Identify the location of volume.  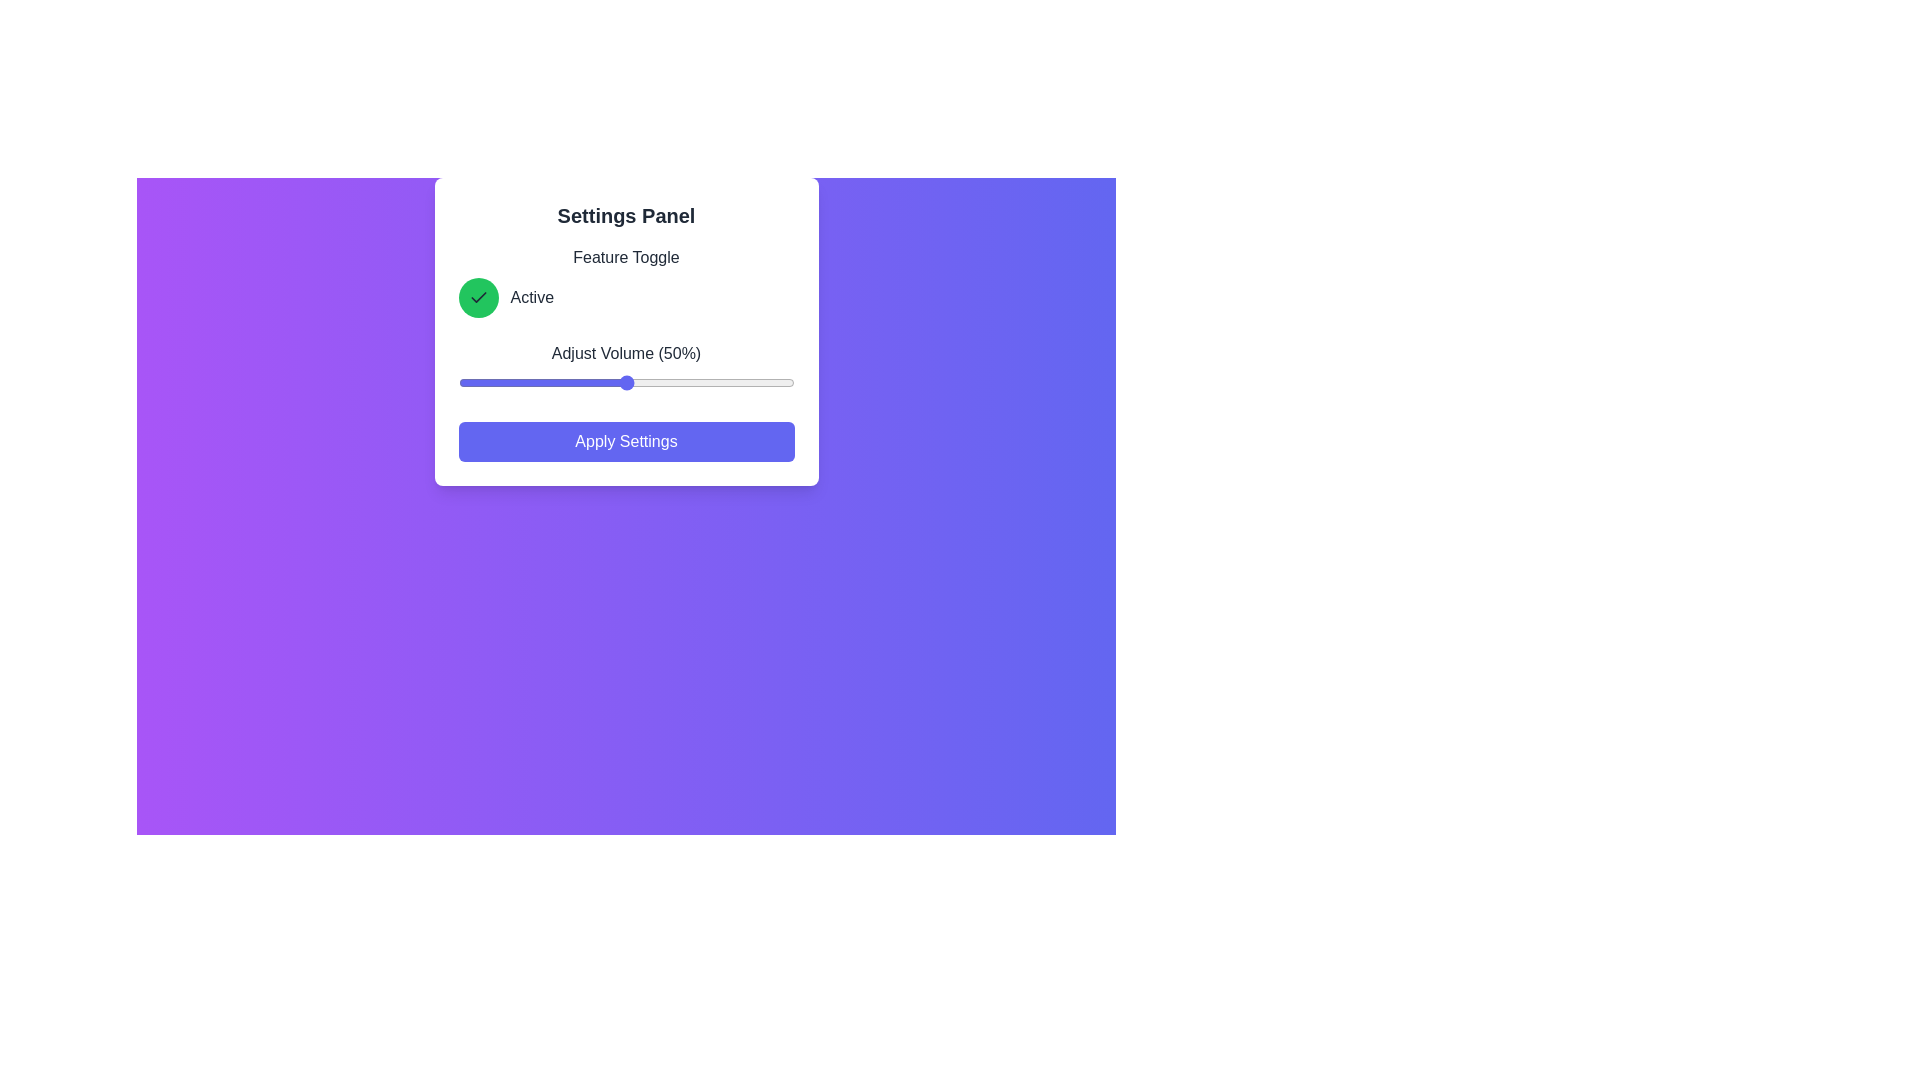
(666, 382).